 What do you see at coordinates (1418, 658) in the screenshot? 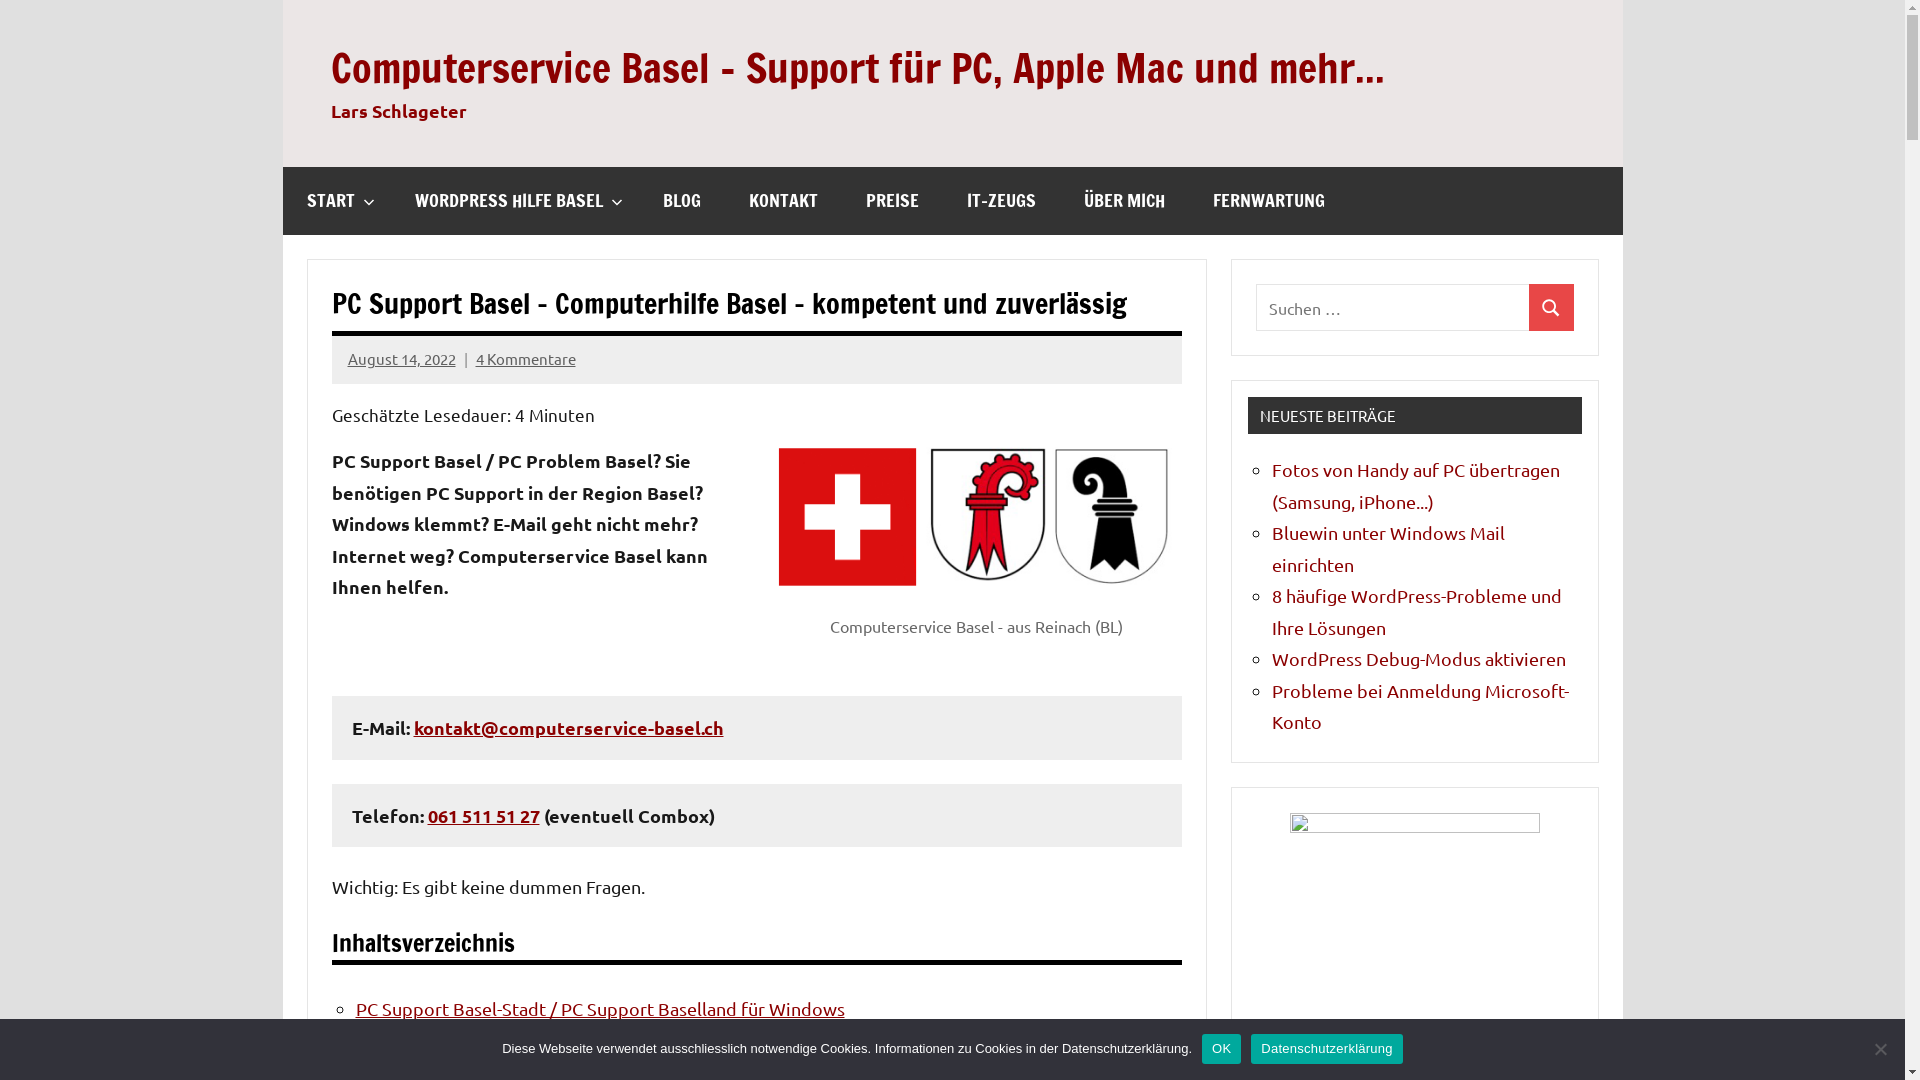
I see `'WordPress Debug-Modus aktivieren'` at bounding box center [1418, 658].